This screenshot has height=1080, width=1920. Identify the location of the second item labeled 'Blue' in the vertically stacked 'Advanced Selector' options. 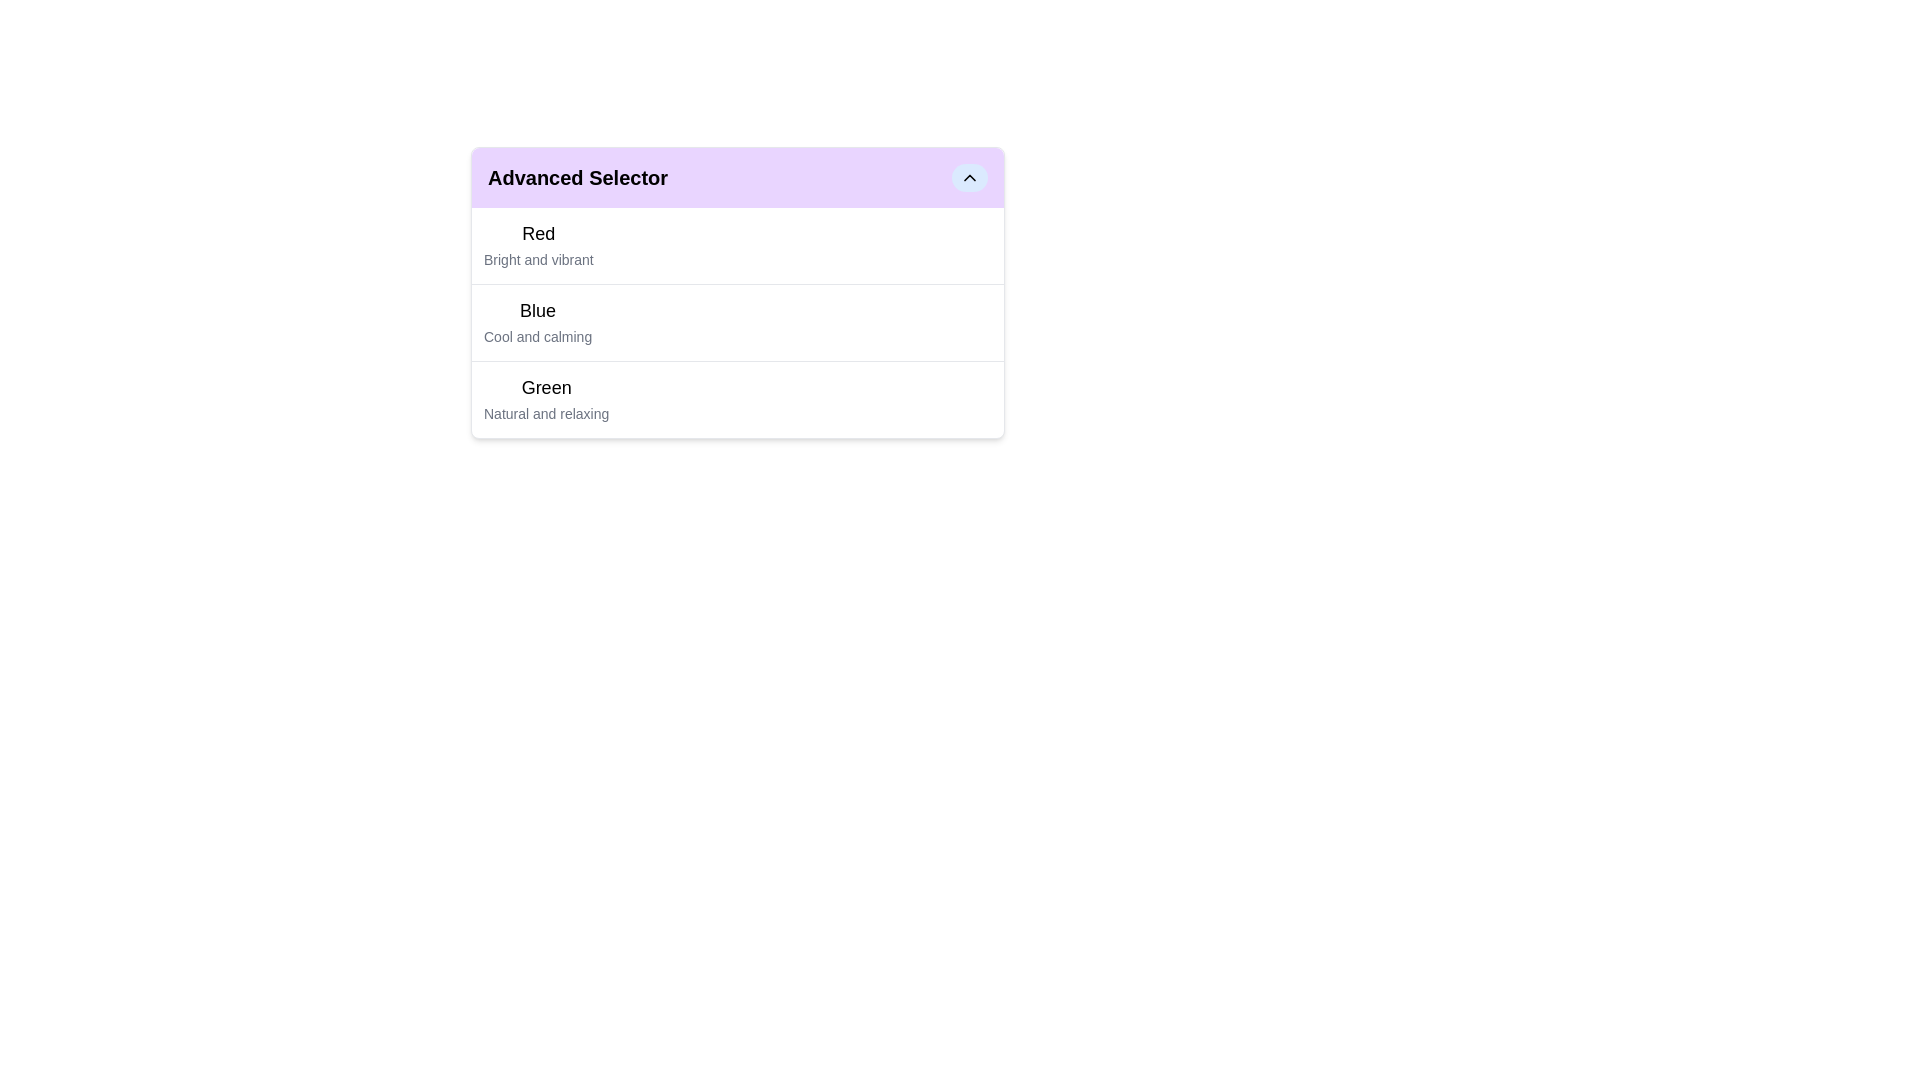
(737, 293).